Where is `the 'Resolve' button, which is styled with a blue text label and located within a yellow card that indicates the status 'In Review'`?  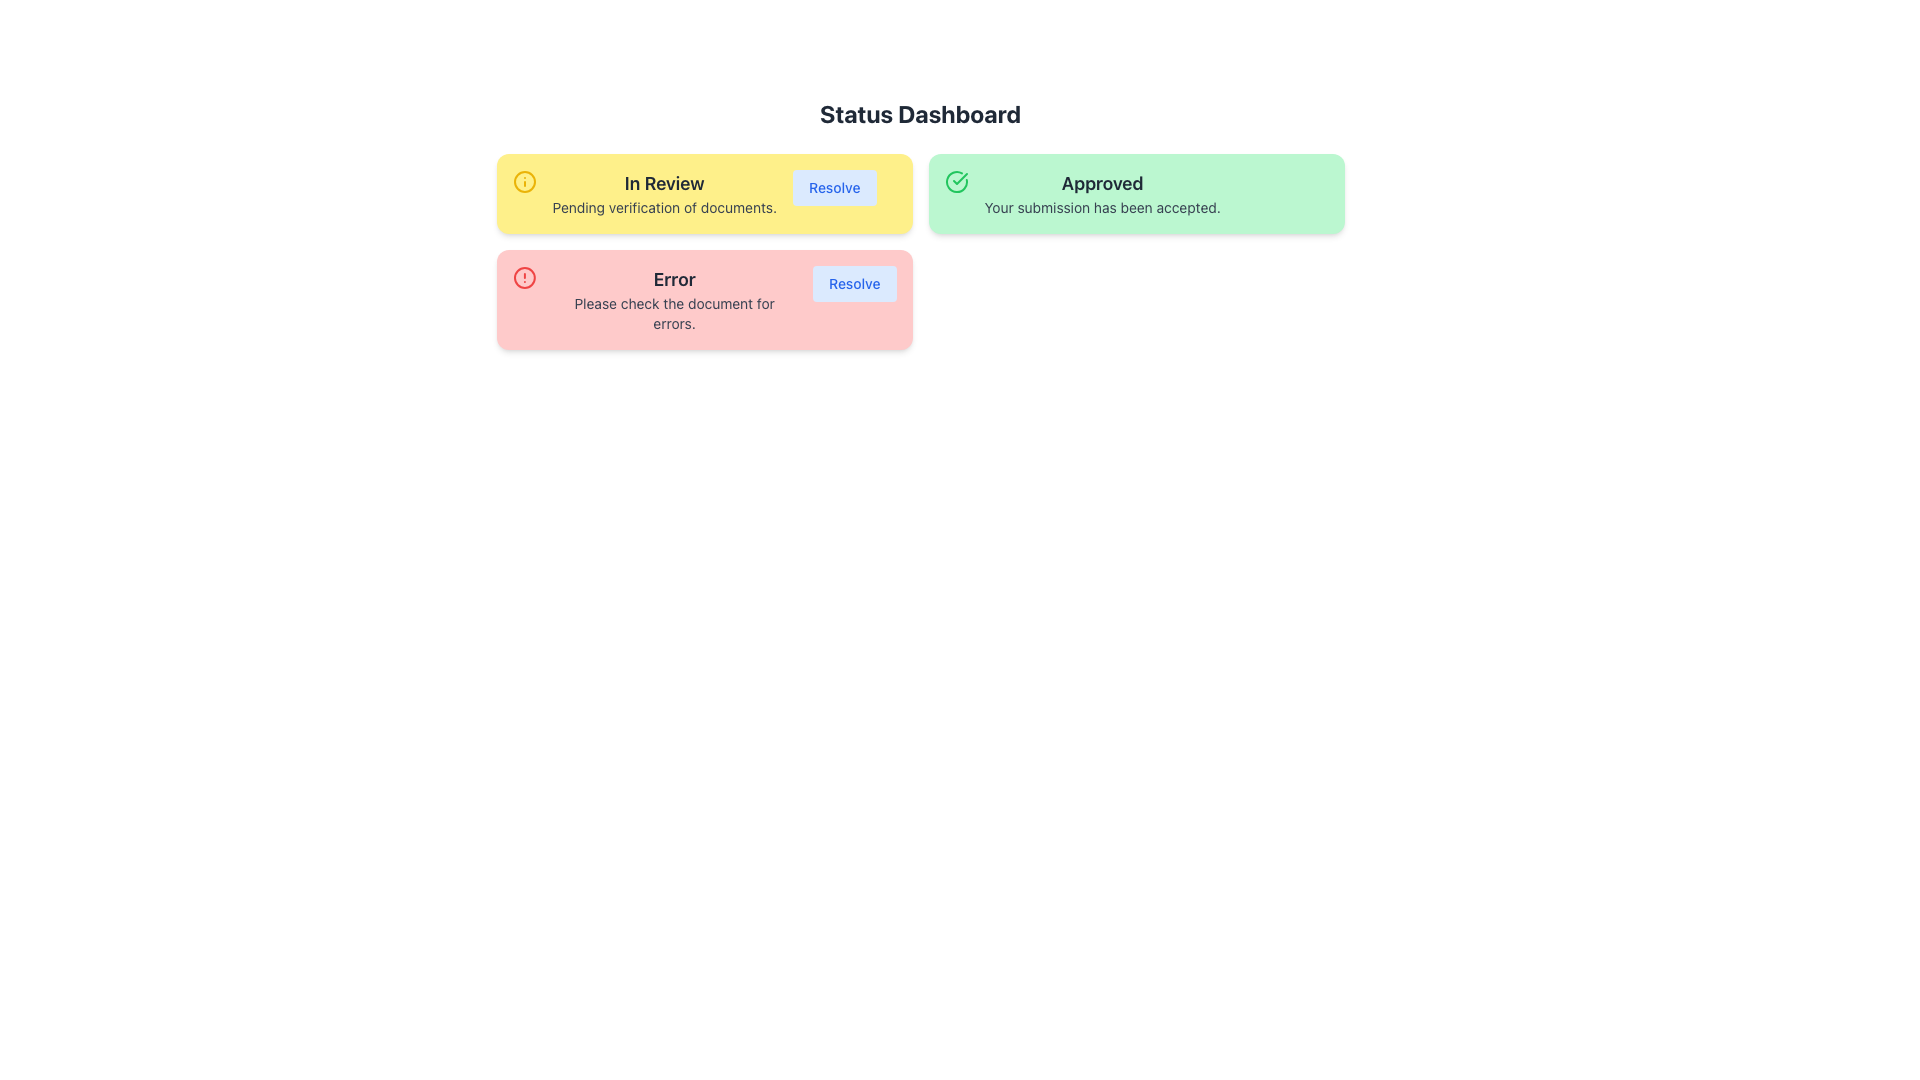 the 'Resolve' button, which is styled with a blue text label and located within a yellow card that indicates the status 'In Review' is located at coordinates (834, 188).